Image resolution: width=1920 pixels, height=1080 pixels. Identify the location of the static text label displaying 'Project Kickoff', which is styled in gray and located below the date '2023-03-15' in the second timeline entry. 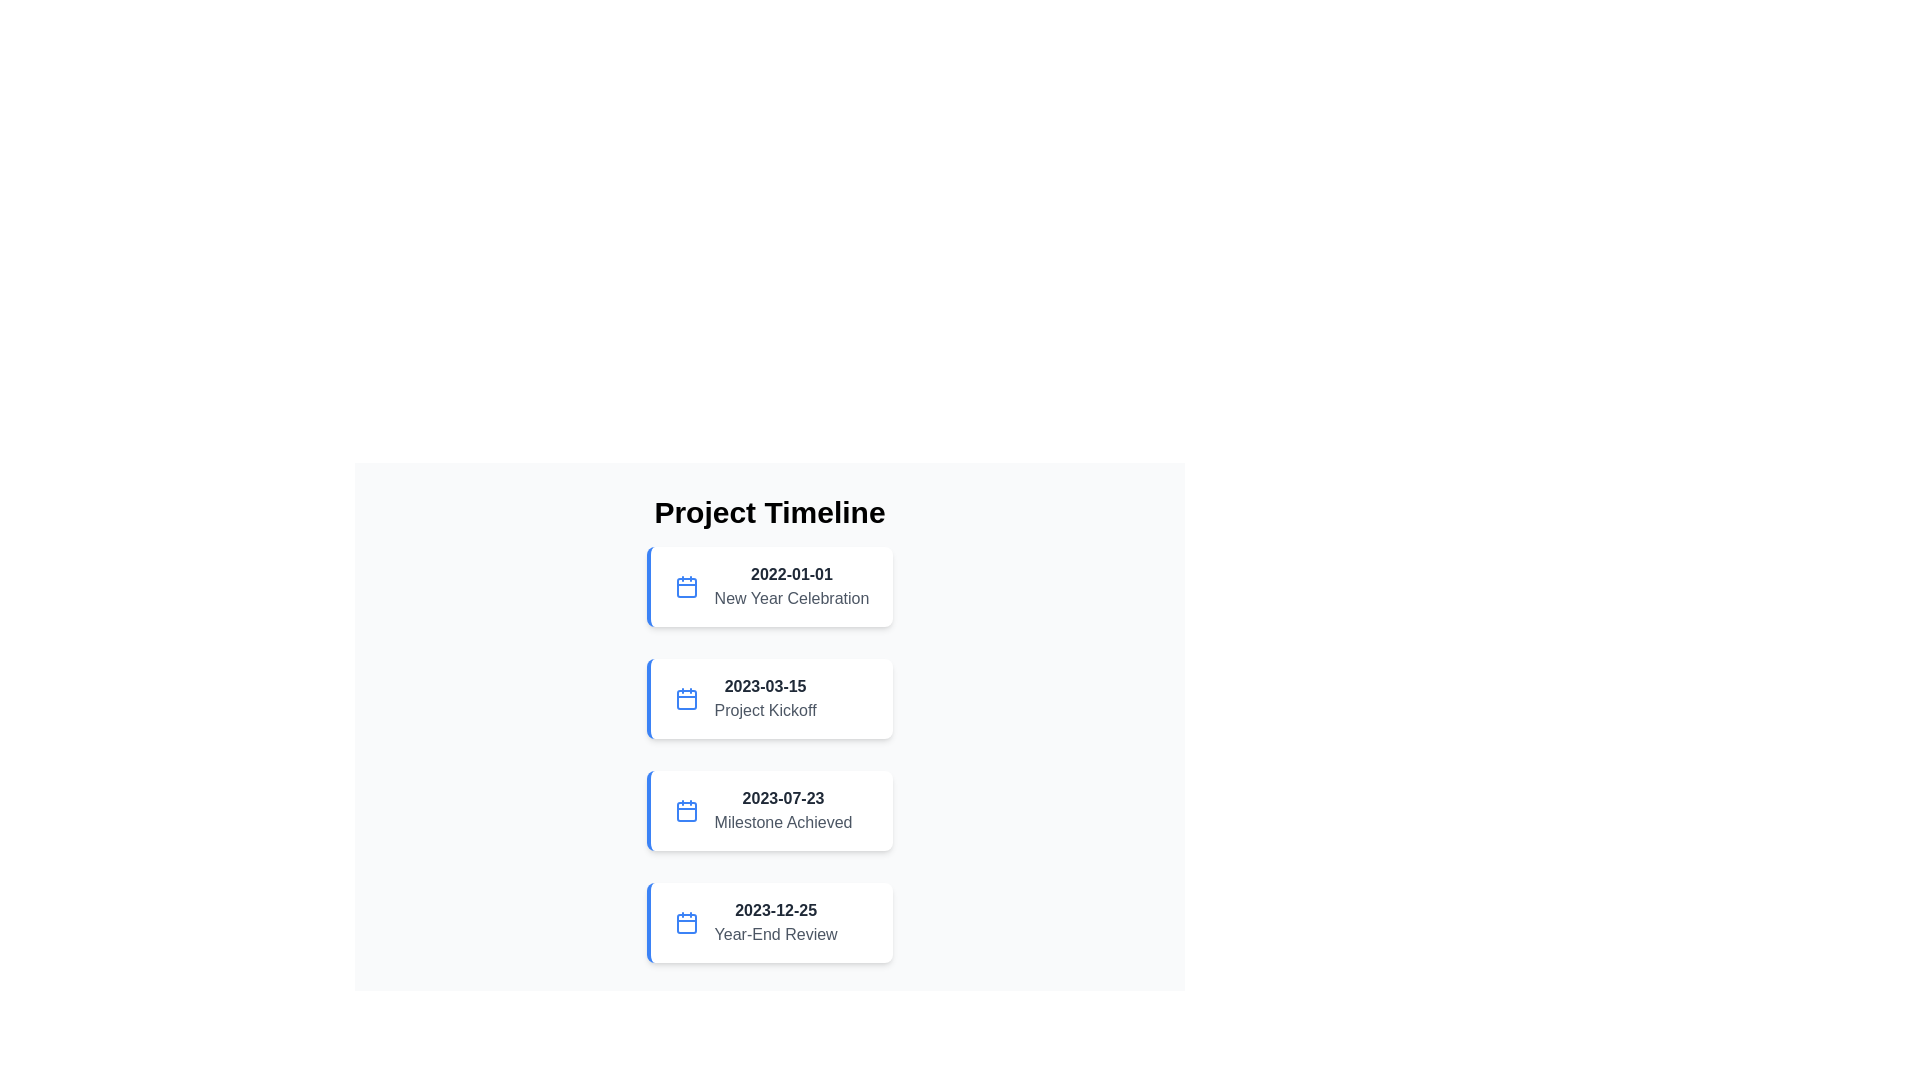
(764, 709).